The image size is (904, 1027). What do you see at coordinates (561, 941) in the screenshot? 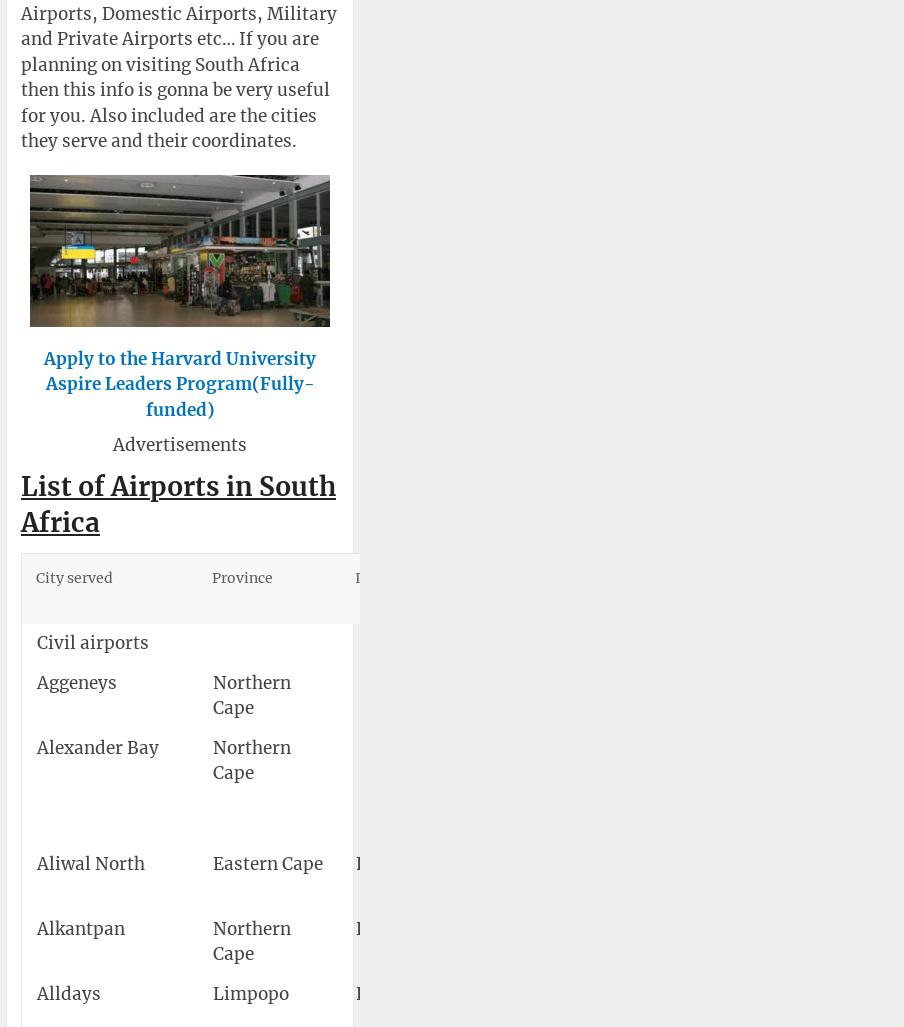
I see `'Alkantpan Airport'` at bounding box center [561, 941].